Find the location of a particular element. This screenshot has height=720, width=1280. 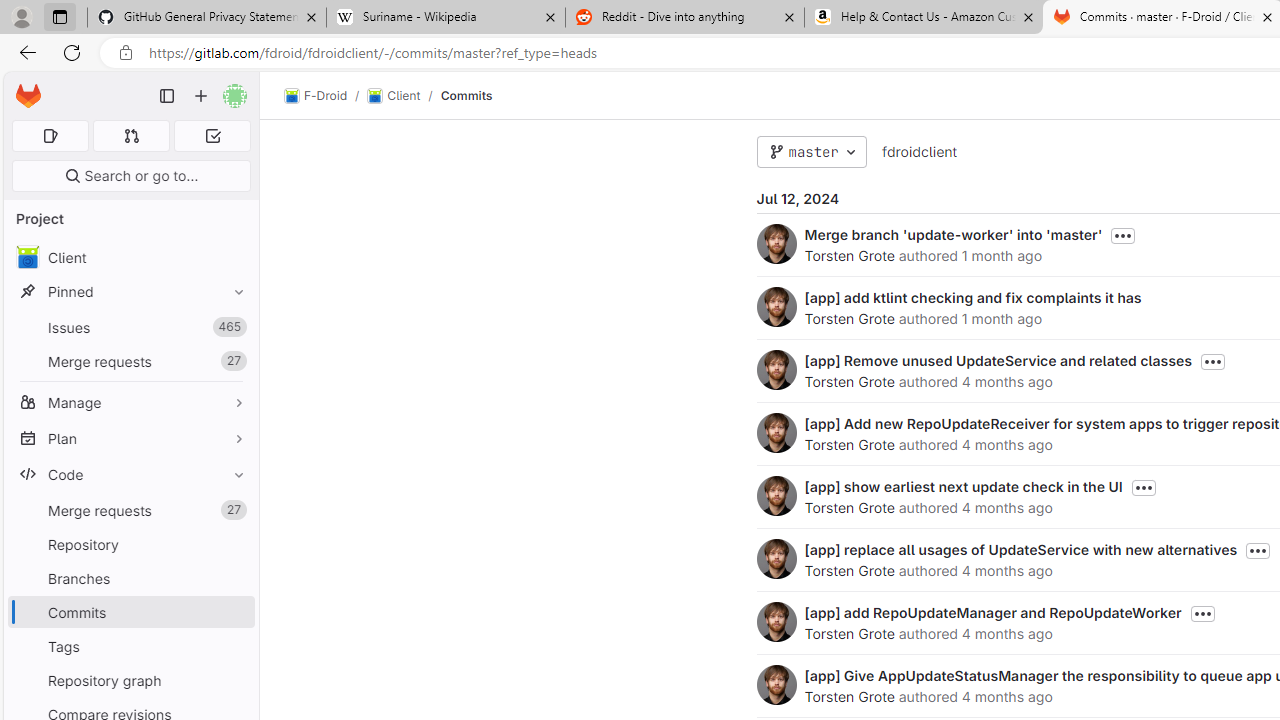

'Commits' is located at coordinates (465, 95).